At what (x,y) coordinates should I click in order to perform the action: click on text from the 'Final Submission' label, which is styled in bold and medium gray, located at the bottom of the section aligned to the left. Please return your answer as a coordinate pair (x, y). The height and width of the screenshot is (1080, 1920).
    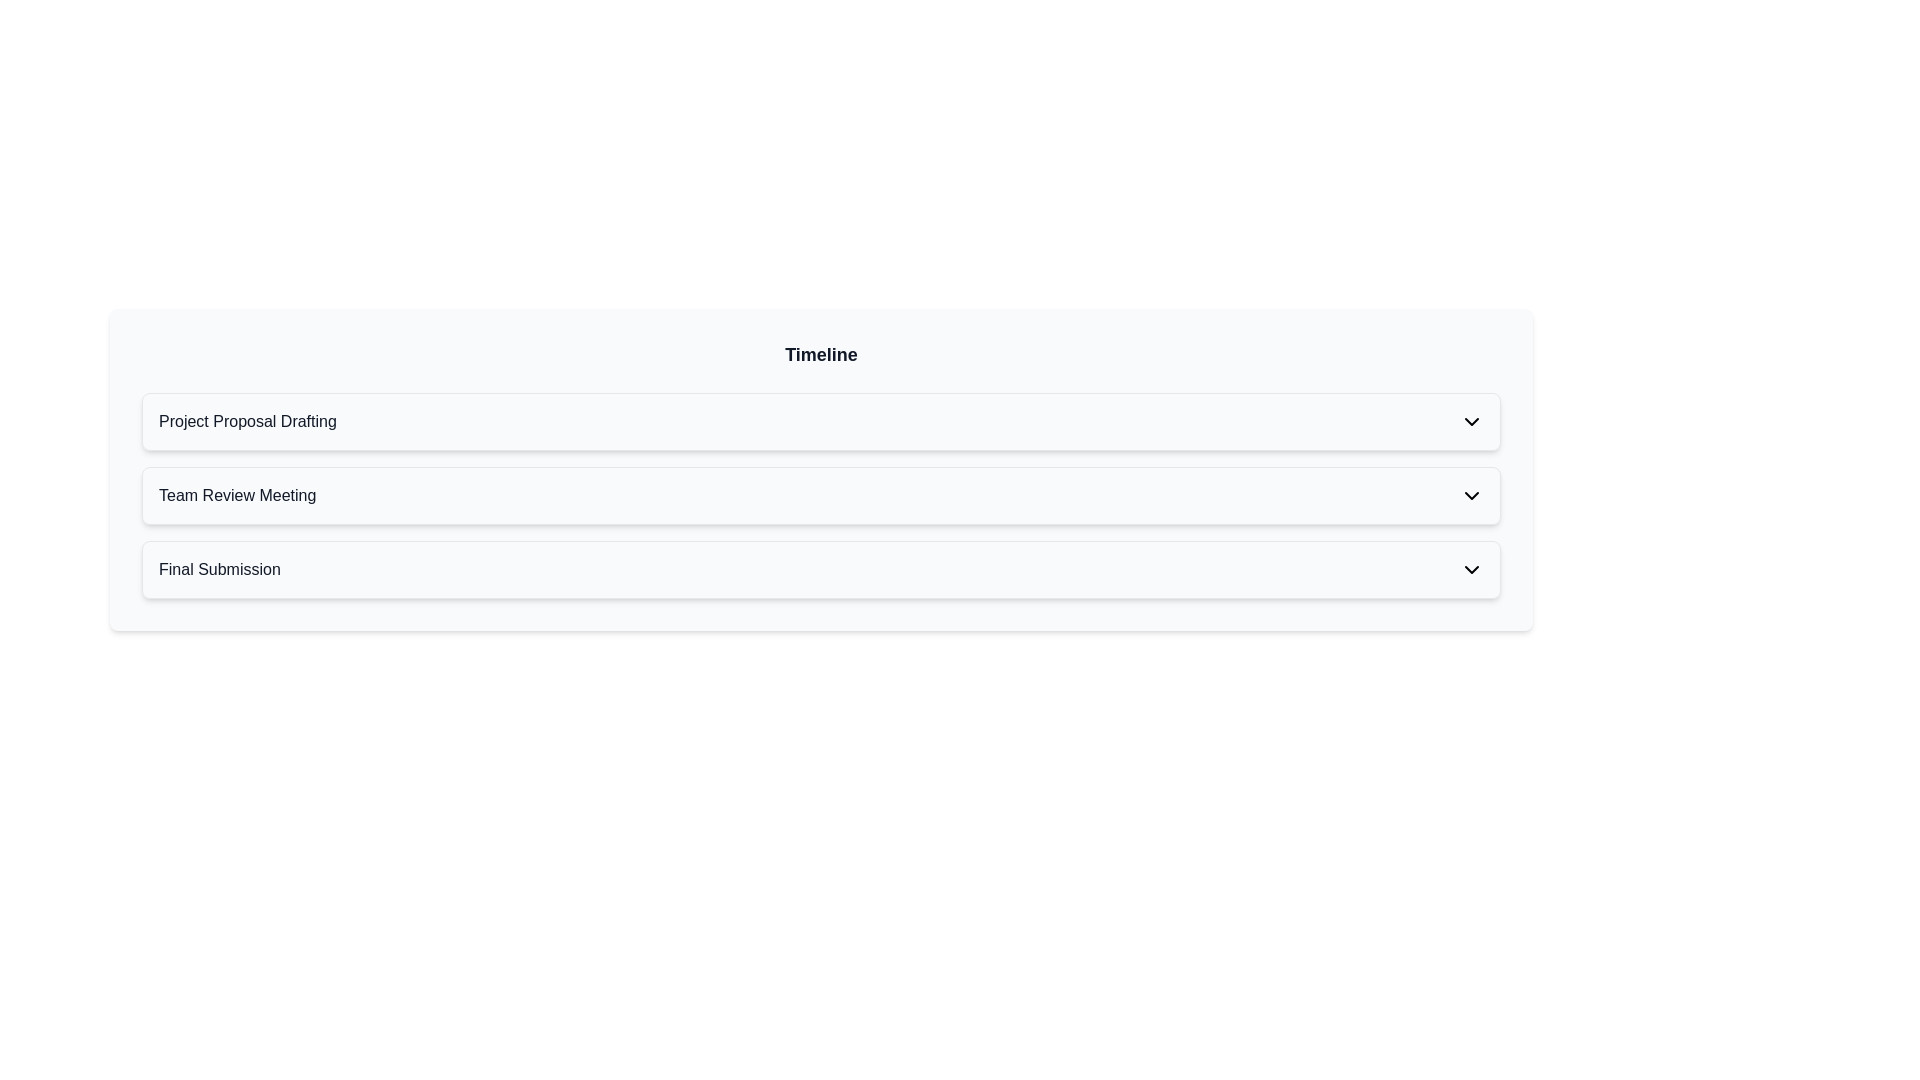
    Looking at the image, I should click on (219, 570).